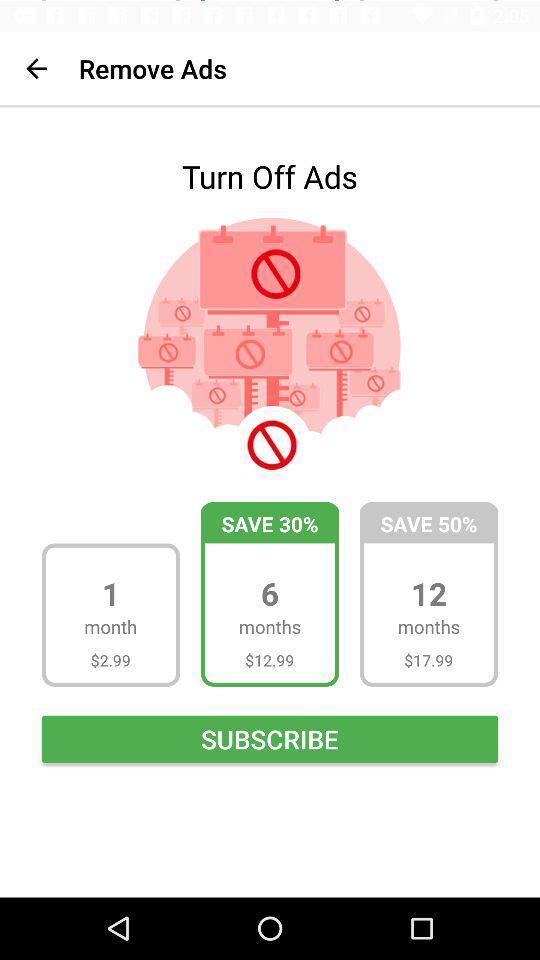 This screenshot has height=960, width=540. What do you see at coordinates (270, 737) in the screenshot?
I see `subscribe icon` at bounding box center [270, 737].